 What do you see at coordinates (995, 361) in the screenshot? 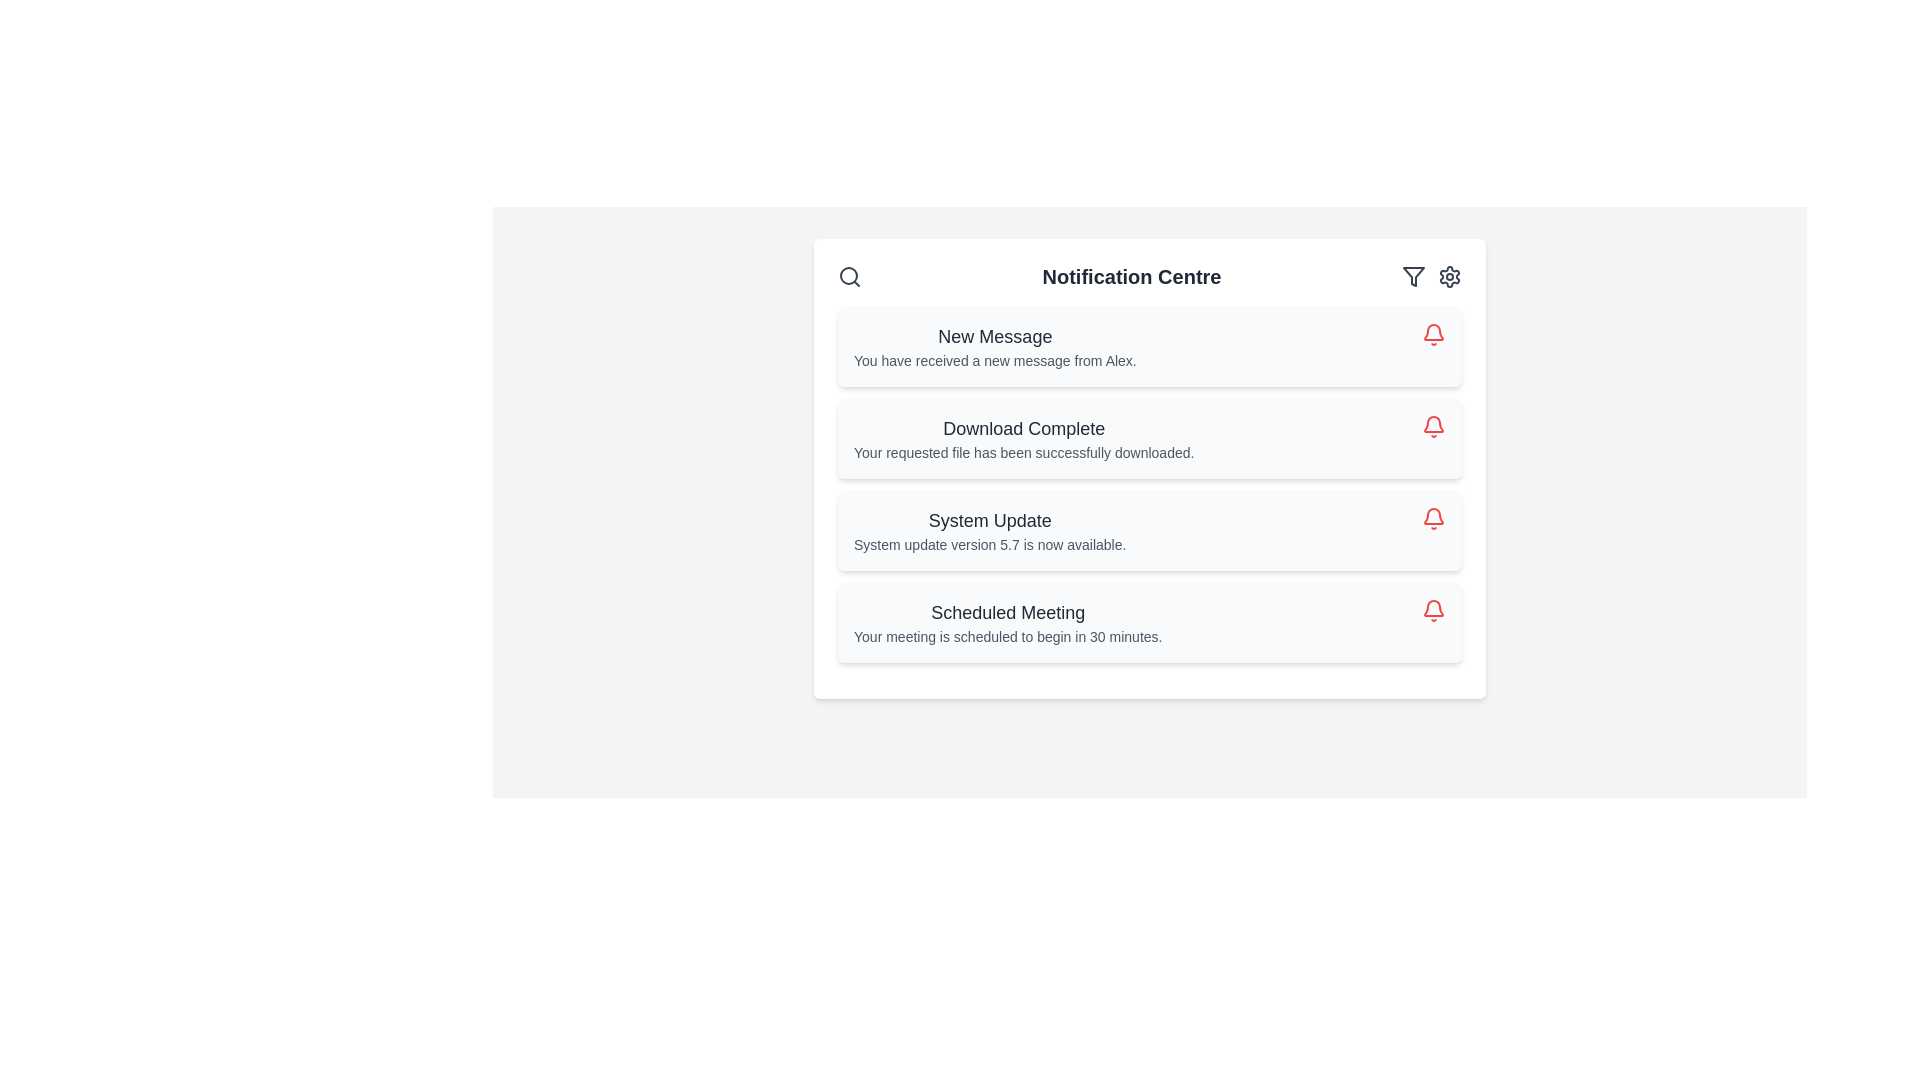
I see `descriptive text displayed in a smaller, slightly gray font located directly below the 'New Message' title in the first notification card` at bounding box center [995, 361].